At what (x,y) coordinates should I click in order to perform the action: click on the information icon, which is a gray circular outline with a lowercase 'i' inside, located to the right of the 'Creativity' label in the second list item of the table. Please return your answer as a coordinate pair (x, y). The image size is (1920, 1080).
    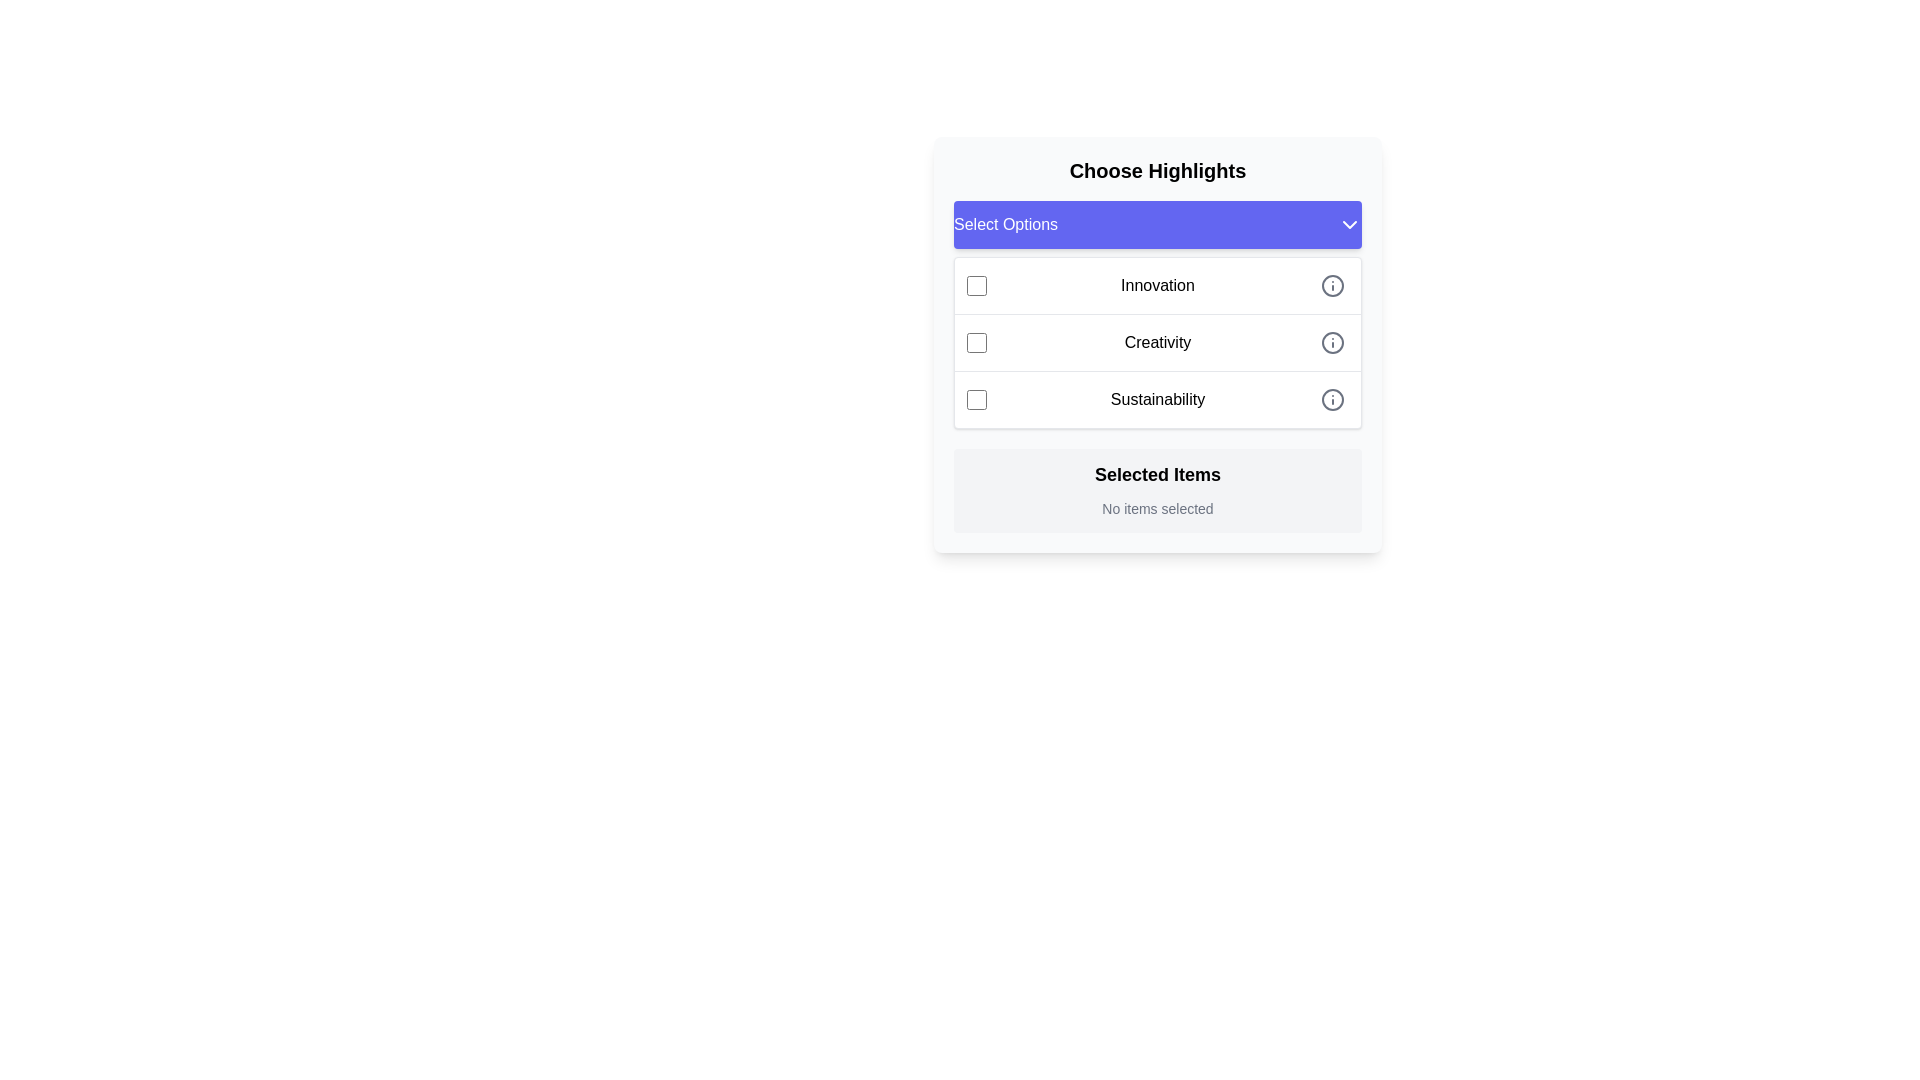
    Looking at the image, I should click on (1333, 342).